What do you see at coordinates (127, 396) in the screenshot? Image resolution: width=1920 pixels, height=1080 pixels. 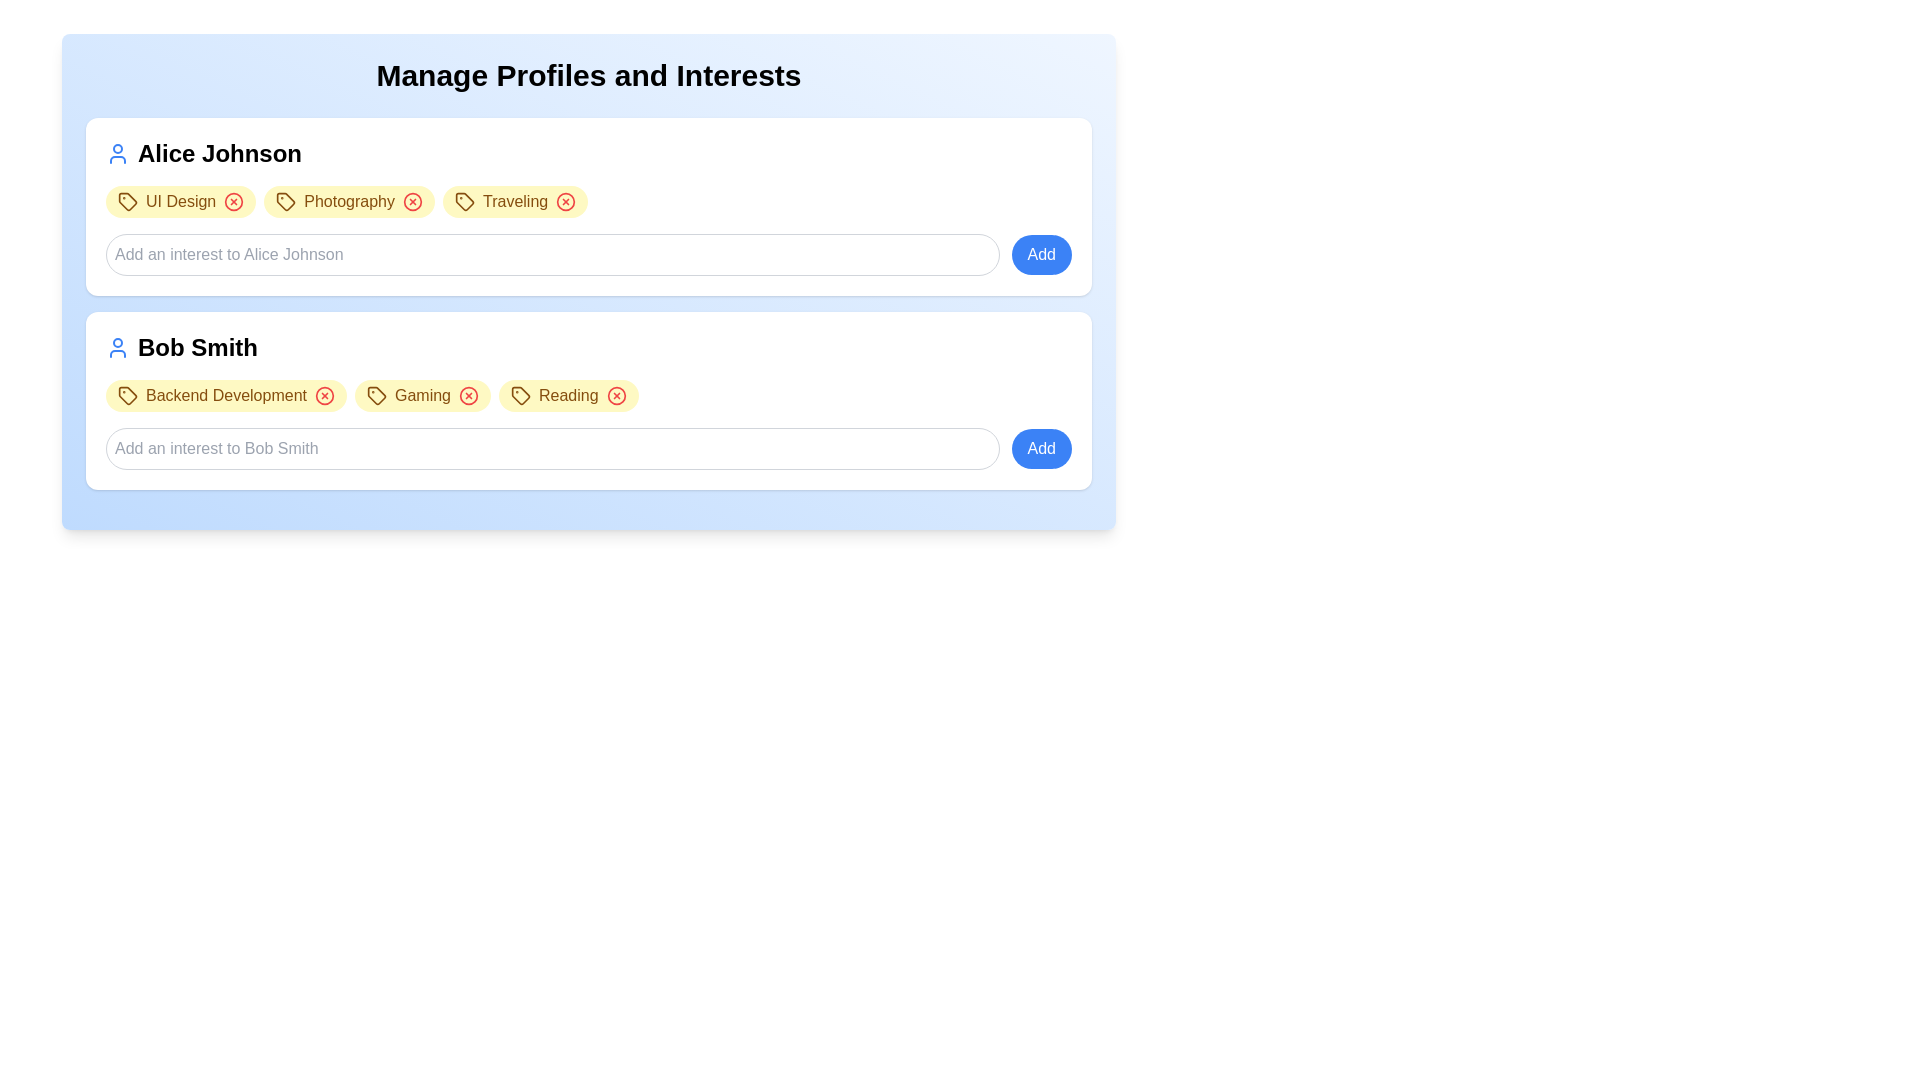 I see `the decorative icon that identifies the 'Backend Development' interest tag preceding the text in Bob Smith's profile interests` at bounding box center [127, 396].